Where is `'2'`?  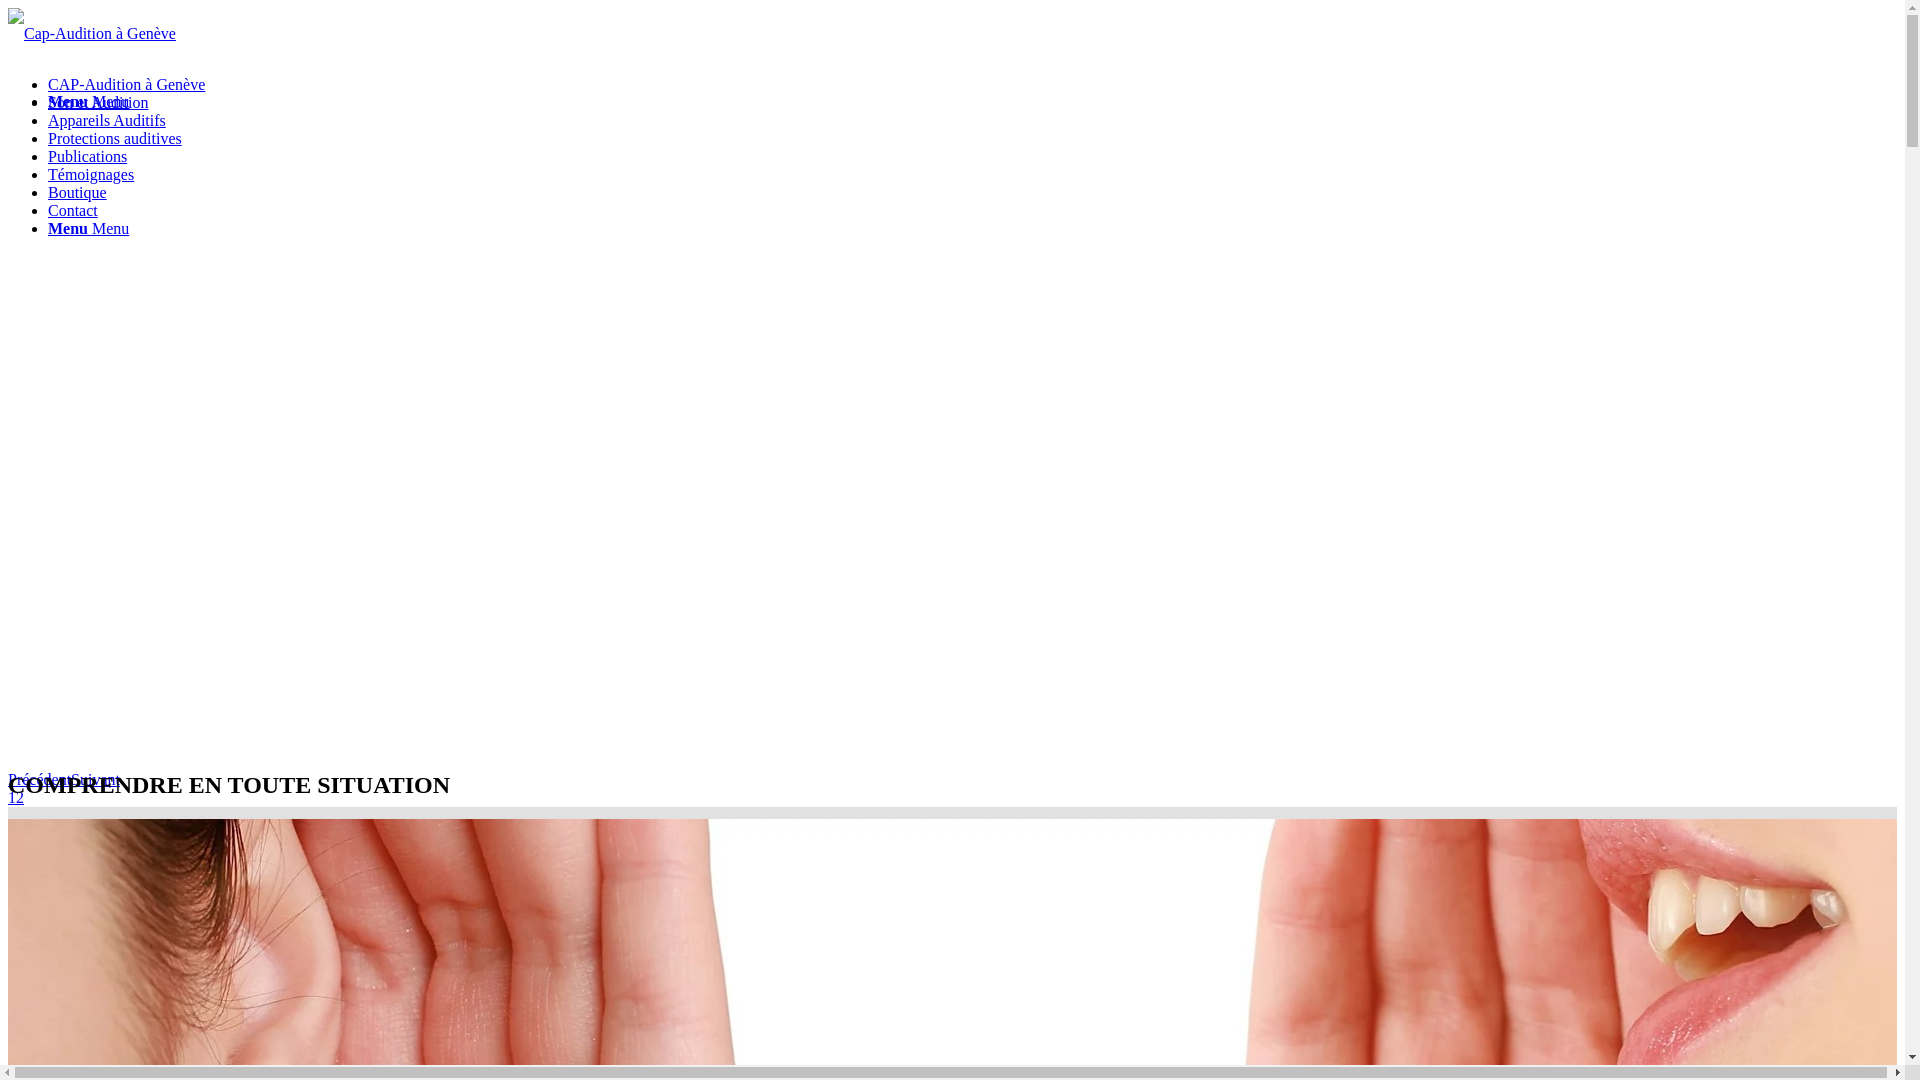 '2' is located at coordinates (19, 796).